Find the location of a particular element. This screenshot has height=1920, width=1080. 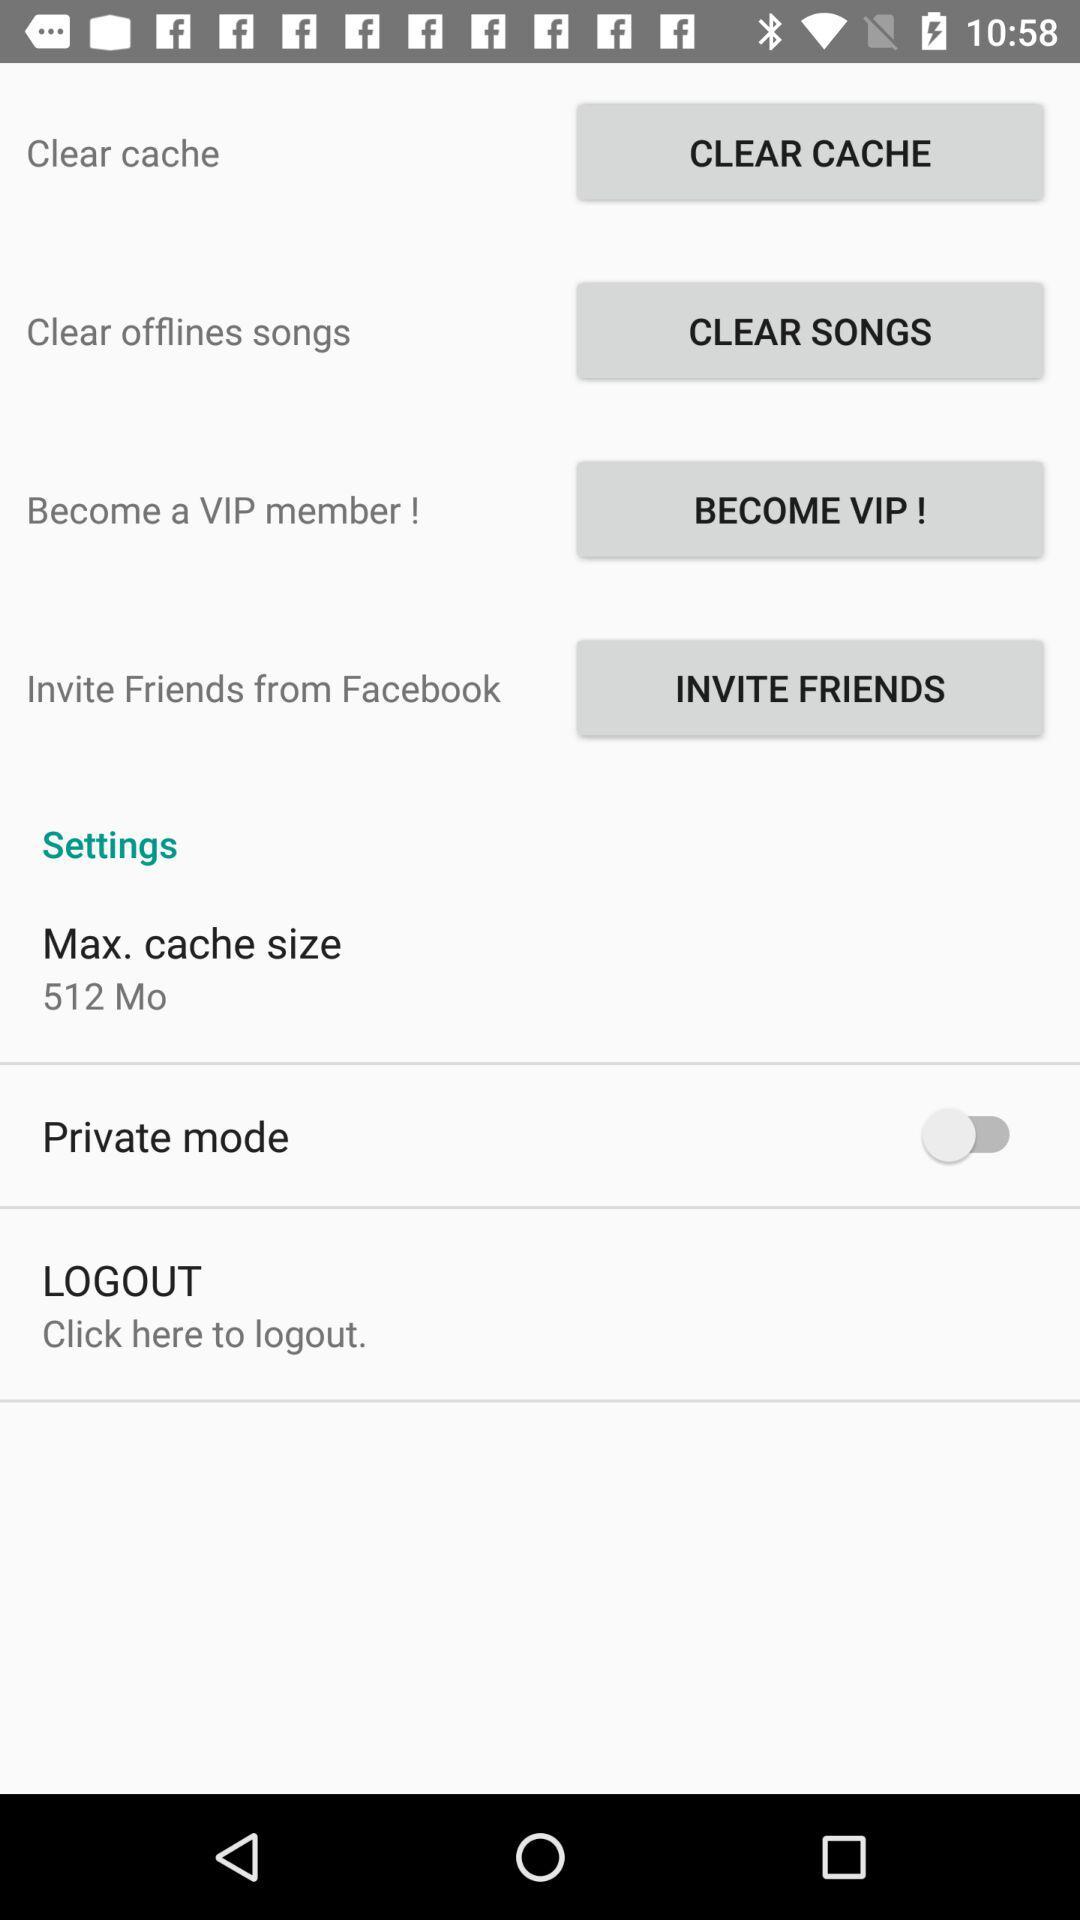

the 512 mo item is located at coordinates (104, 995).